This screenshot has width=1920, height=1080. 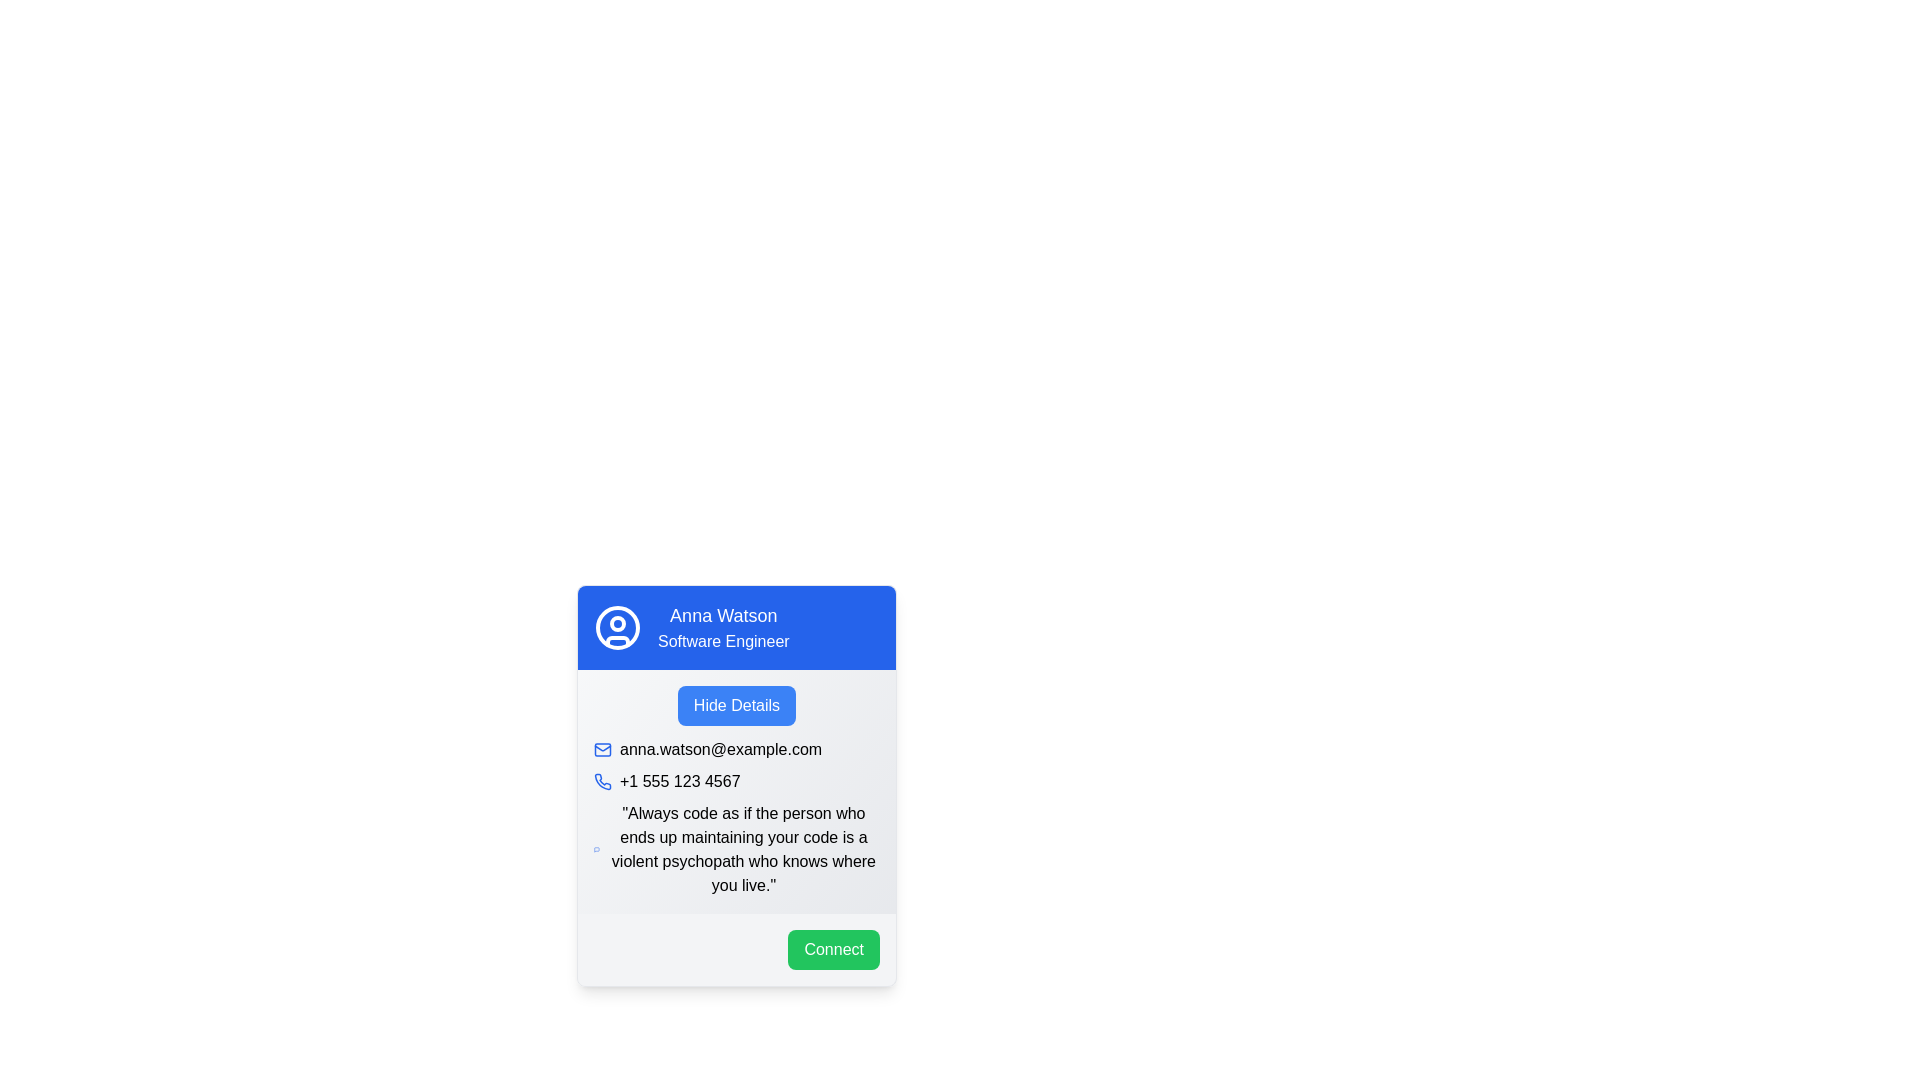 What do you see at coordinates (617, 627) in the screenshot?
I see `the user icon represented as a circular outline with a head and shoulders above the text 'Anna Watson Software Engineer'` at bounding box center [617, 627].